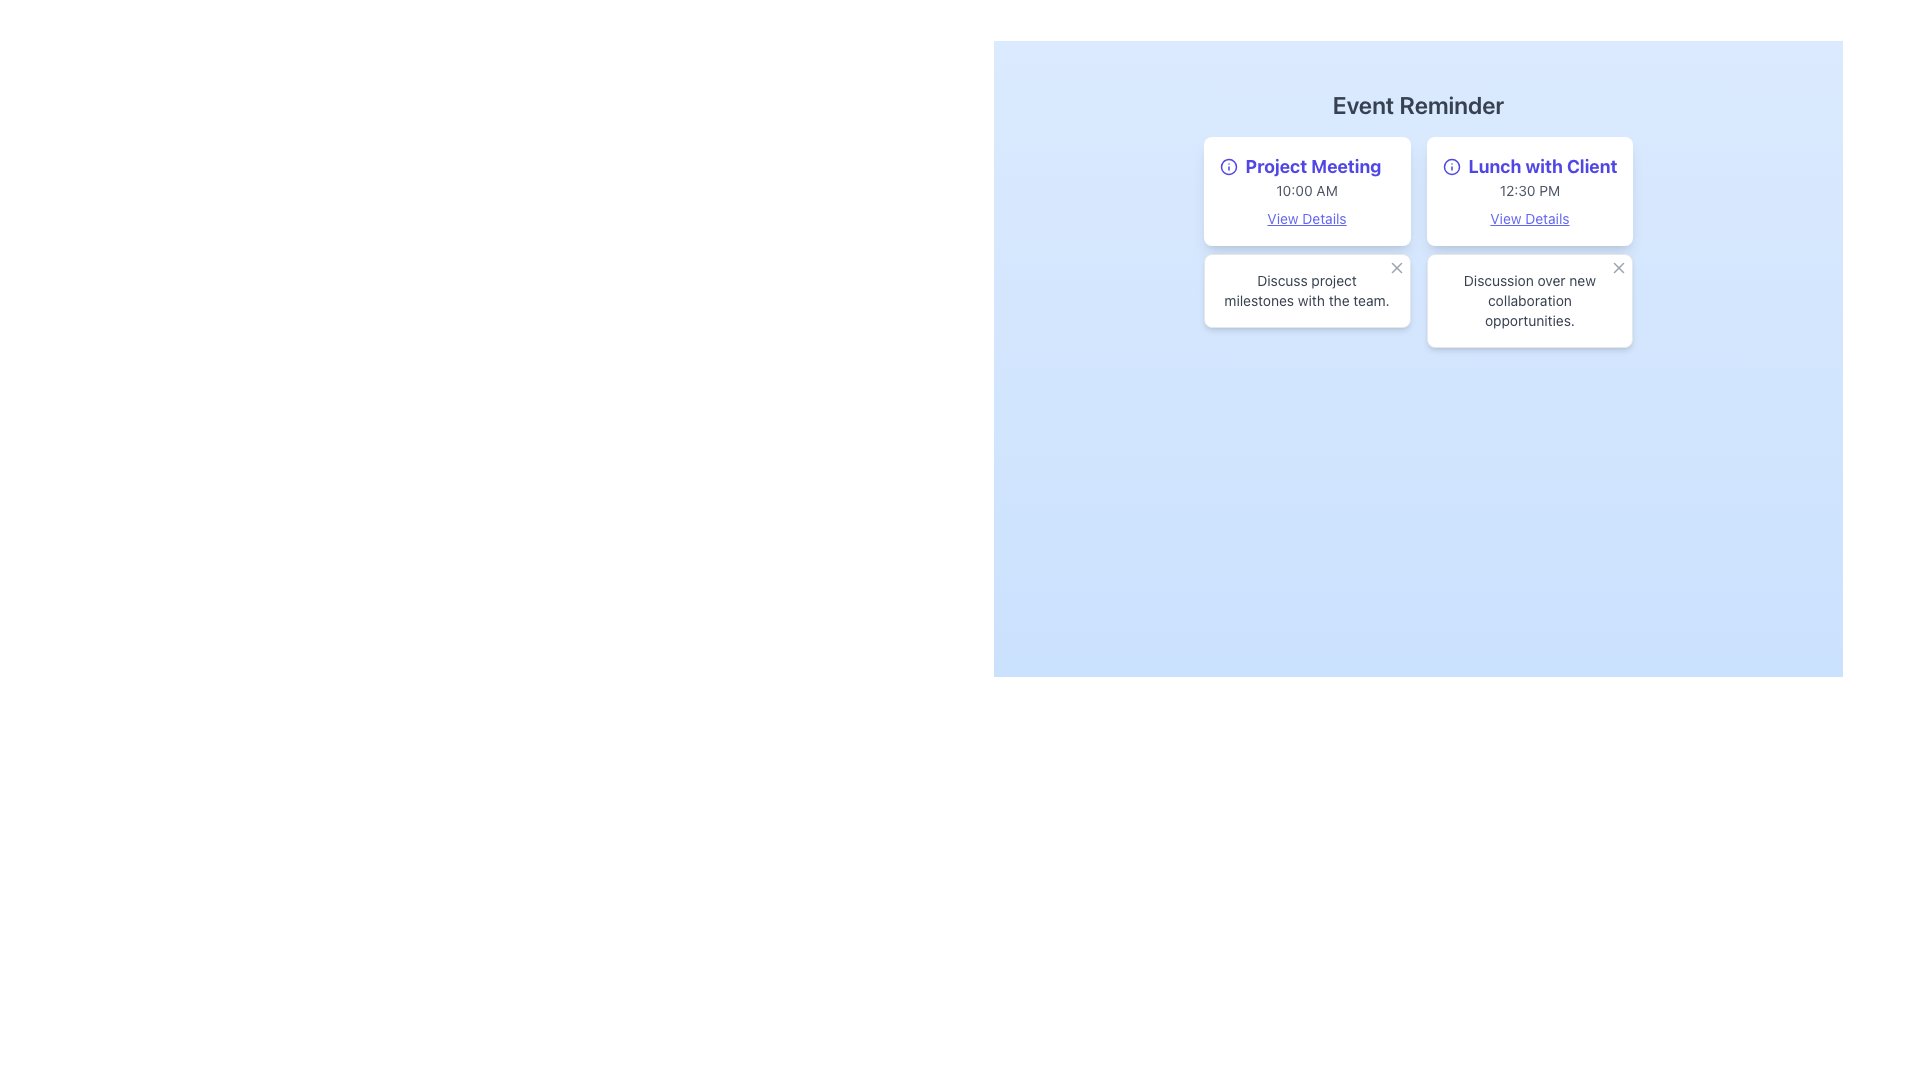 The image size is (1920, 1080). I want to click on title text of the card located at the top of the white card, which identifies the associated event or activity, positioned above the '10:00 AM' text and aligned to the left, so click(1306, 165).